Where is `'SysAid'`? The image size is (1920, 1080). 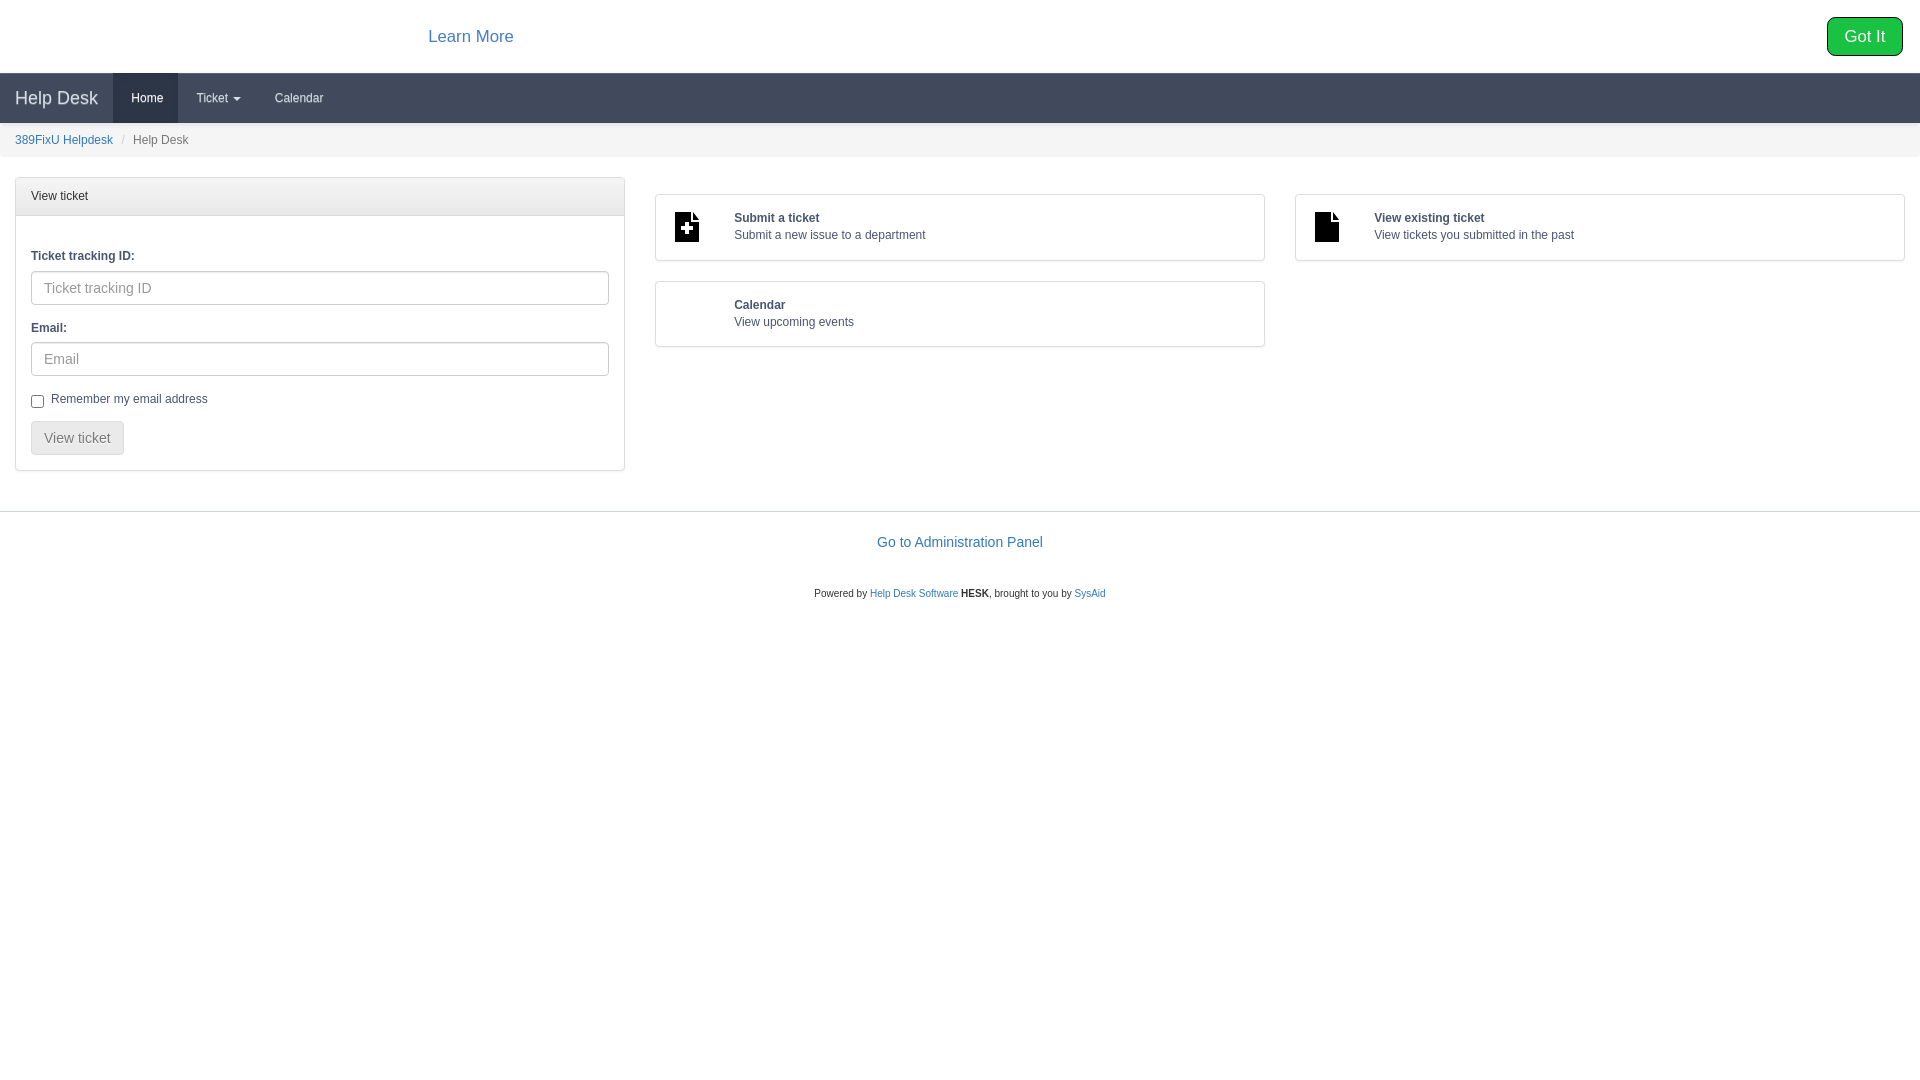 'SysAid' is located at coordinates (1089, 592).